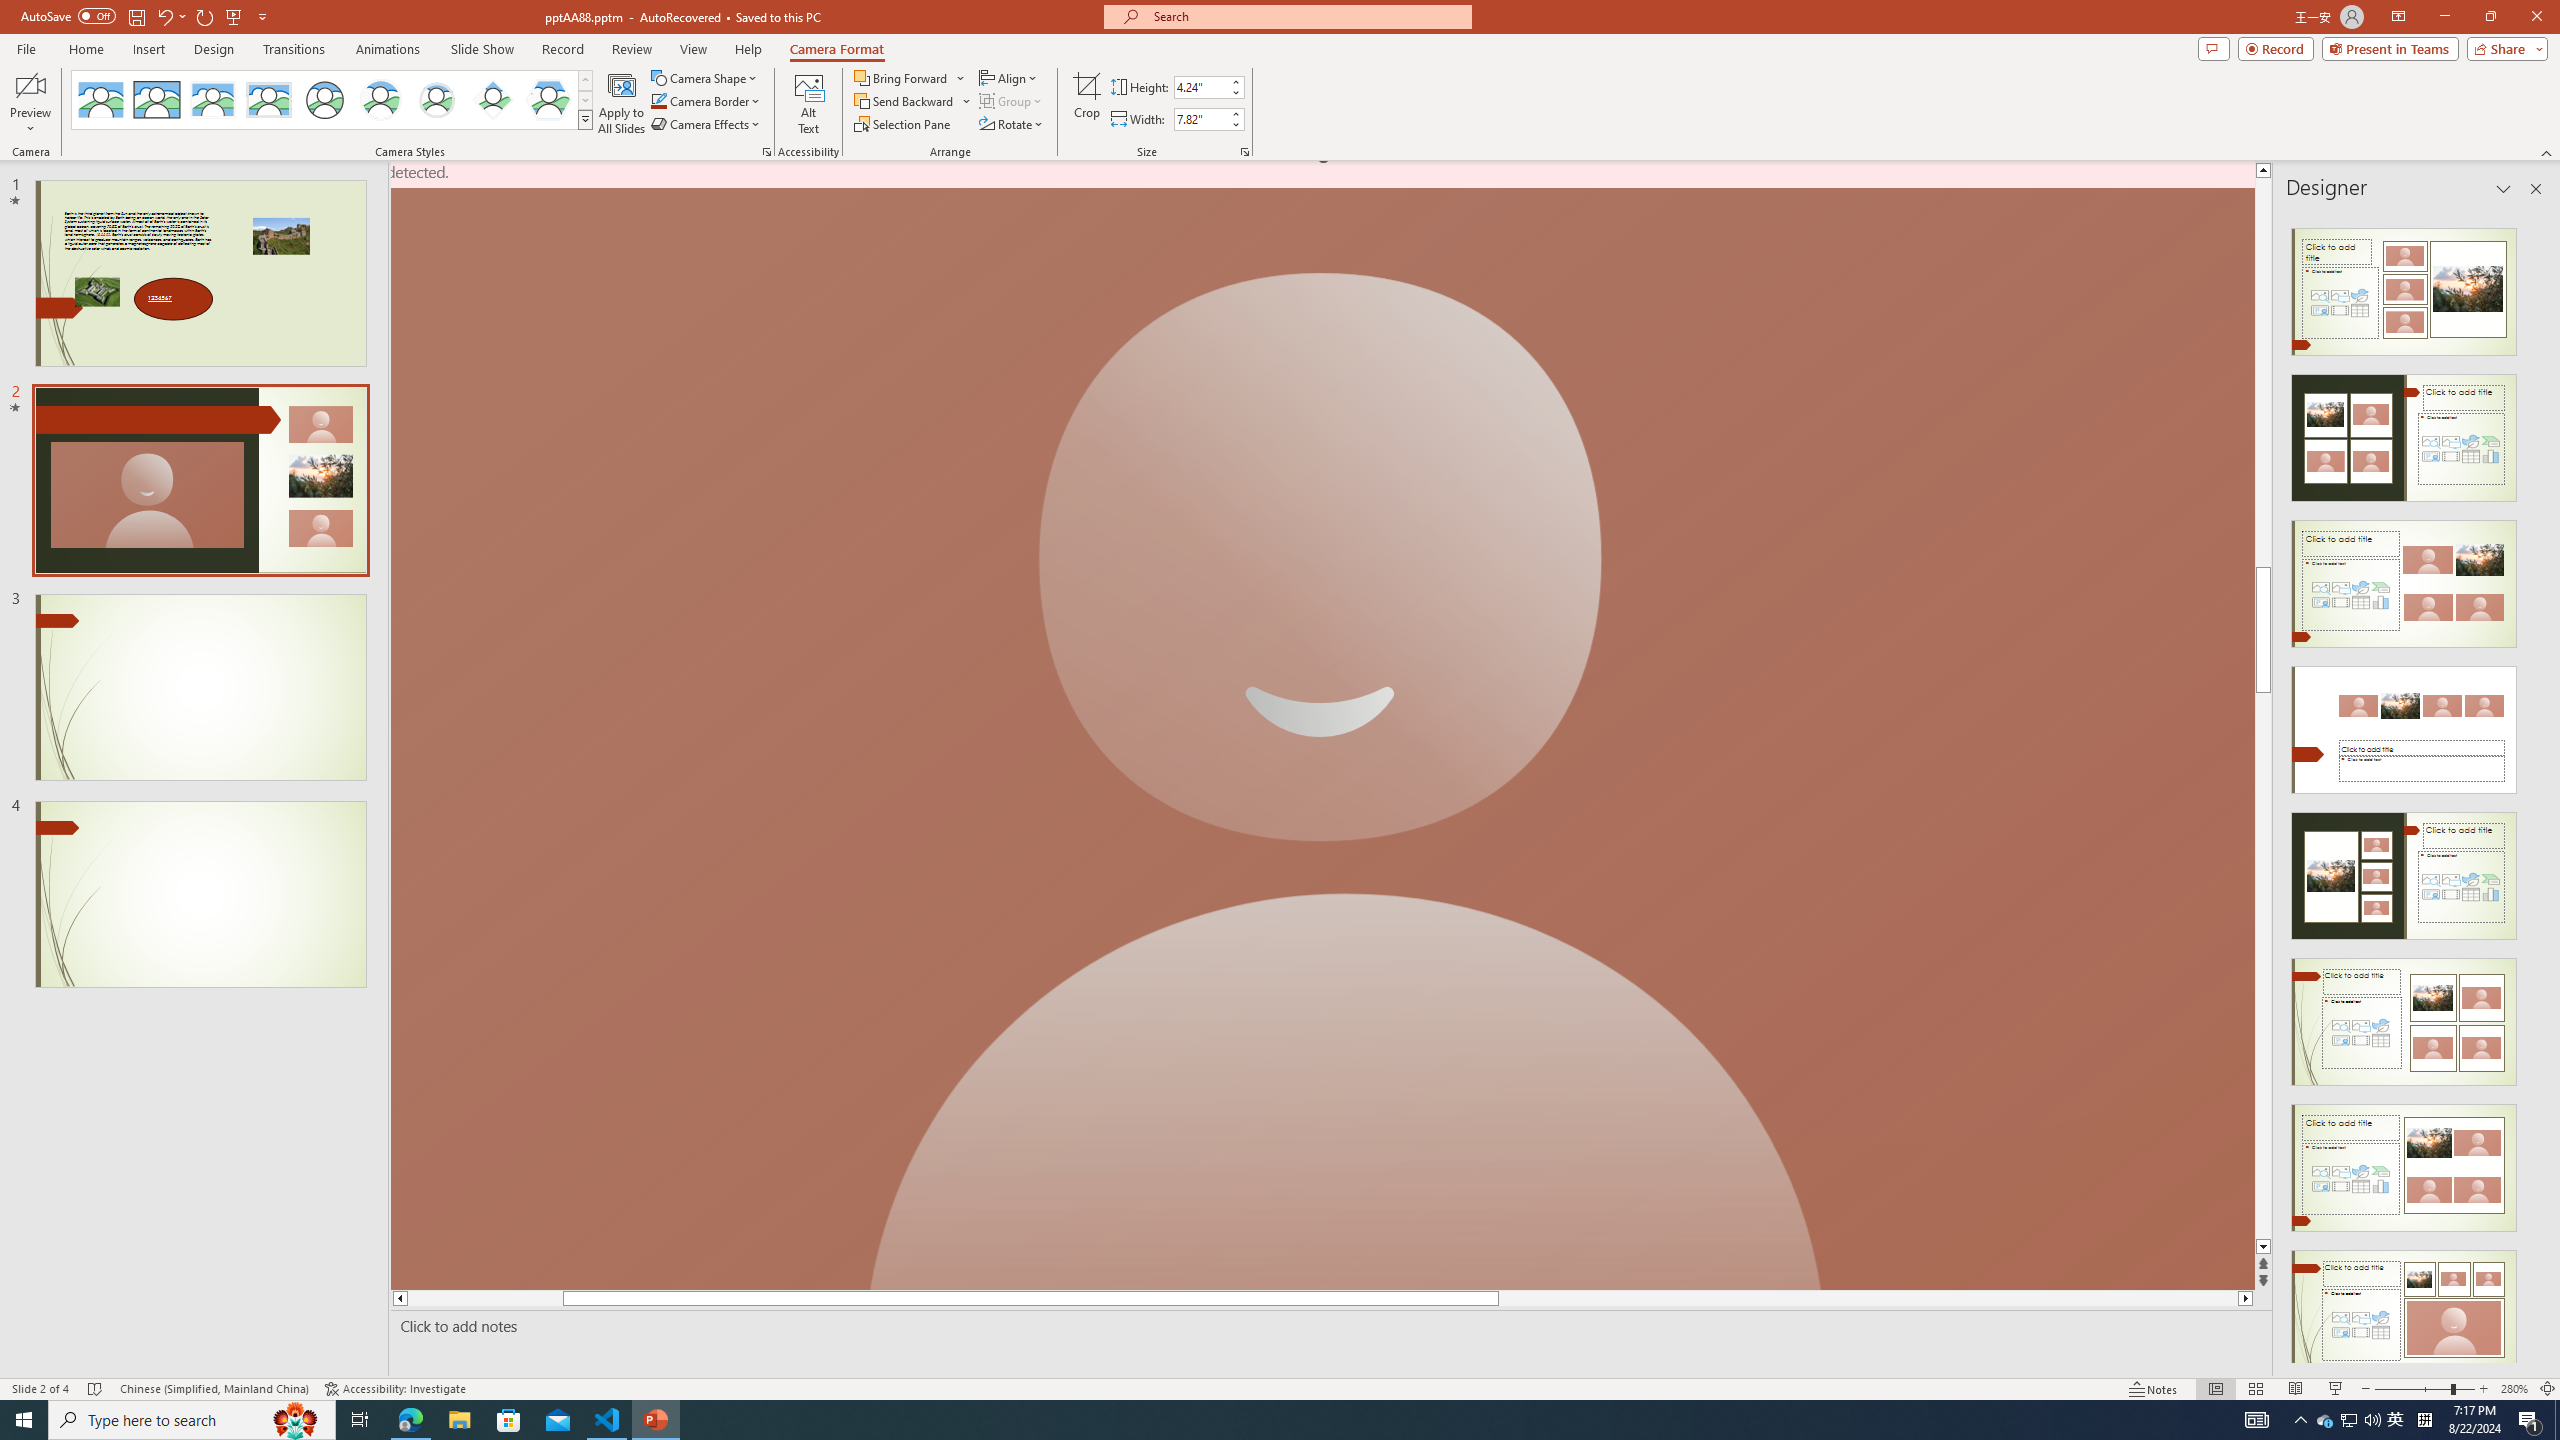 This screenshot has width=2560, height=1440. I want to click on 'Recommended Design: Design Idea', so click(2402, 284).